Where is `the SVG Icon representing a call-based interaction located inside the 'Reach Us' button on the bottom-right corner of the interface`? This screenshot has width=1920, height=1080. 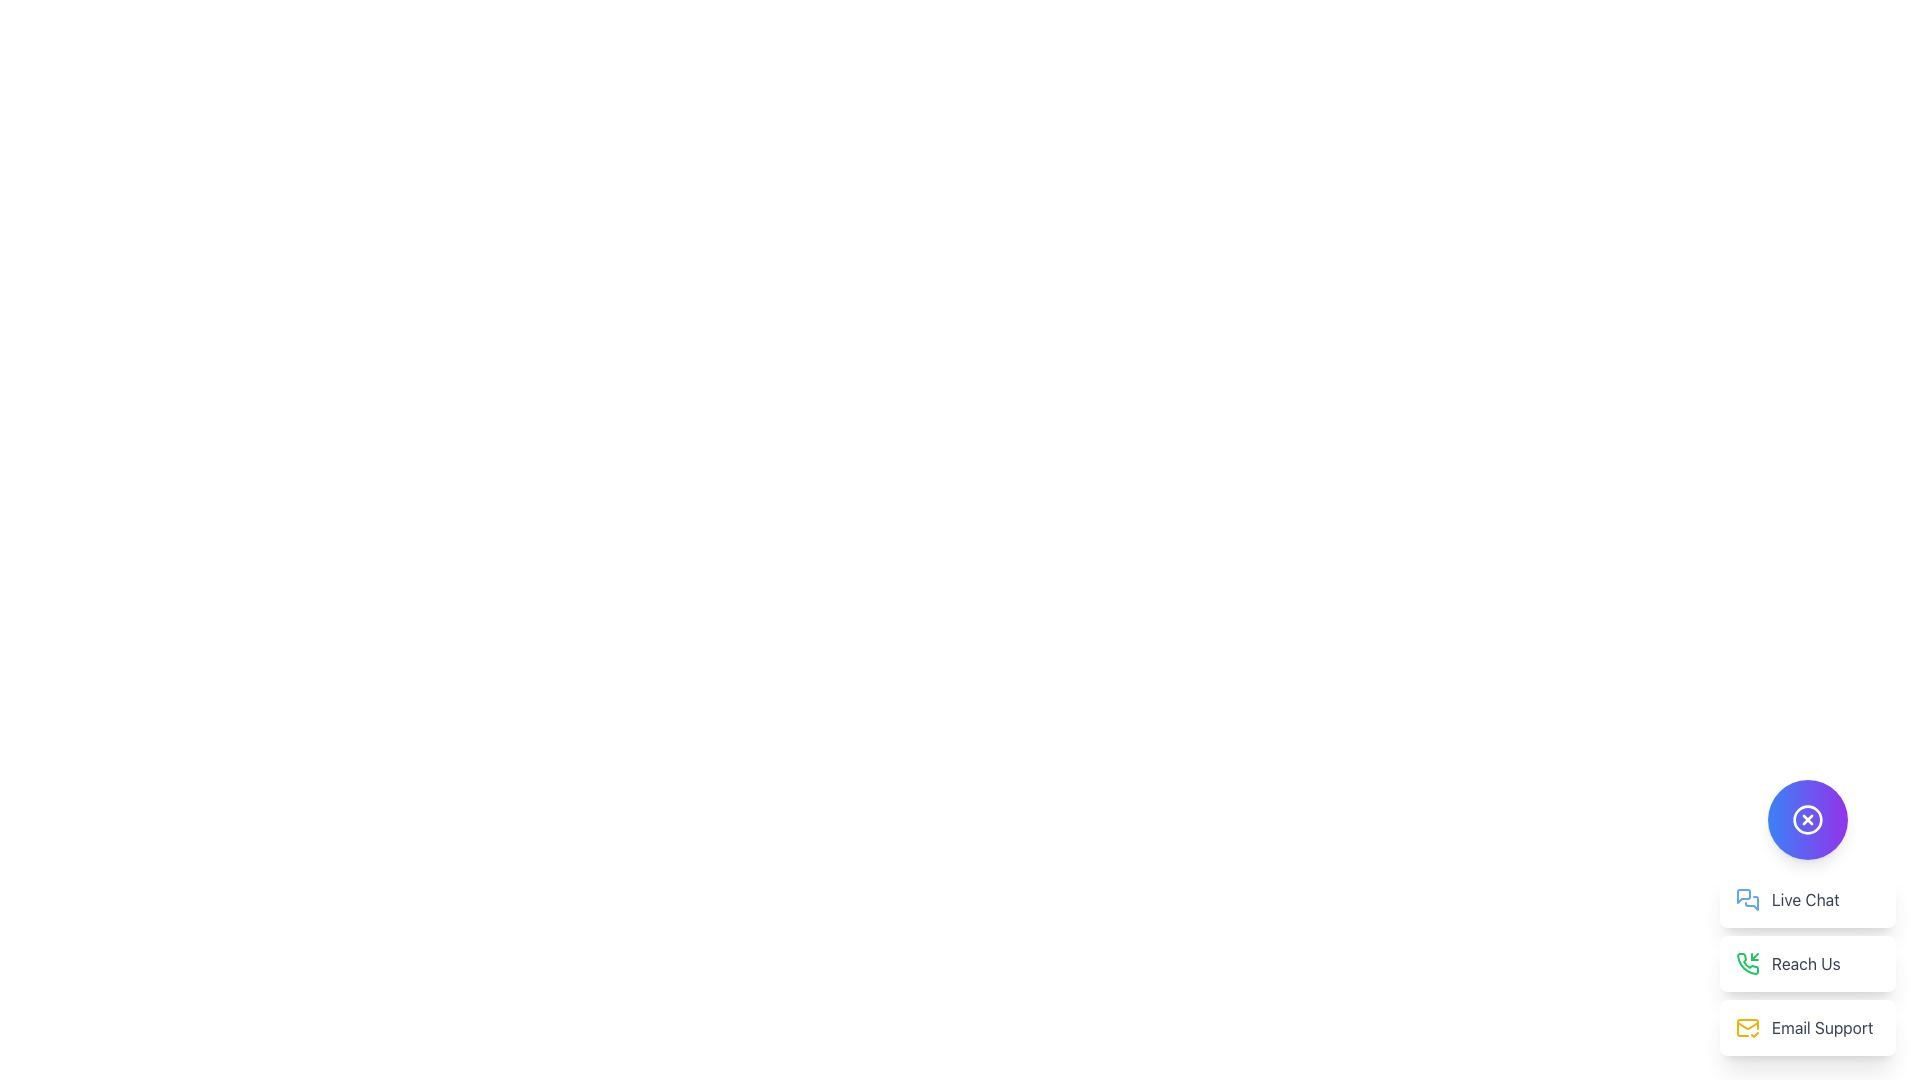 the SVG Icon representing a call-based interaction located inside the 'Reach Us' button on the bottom-right corner of the interface is located at coordinates (1746, 963).